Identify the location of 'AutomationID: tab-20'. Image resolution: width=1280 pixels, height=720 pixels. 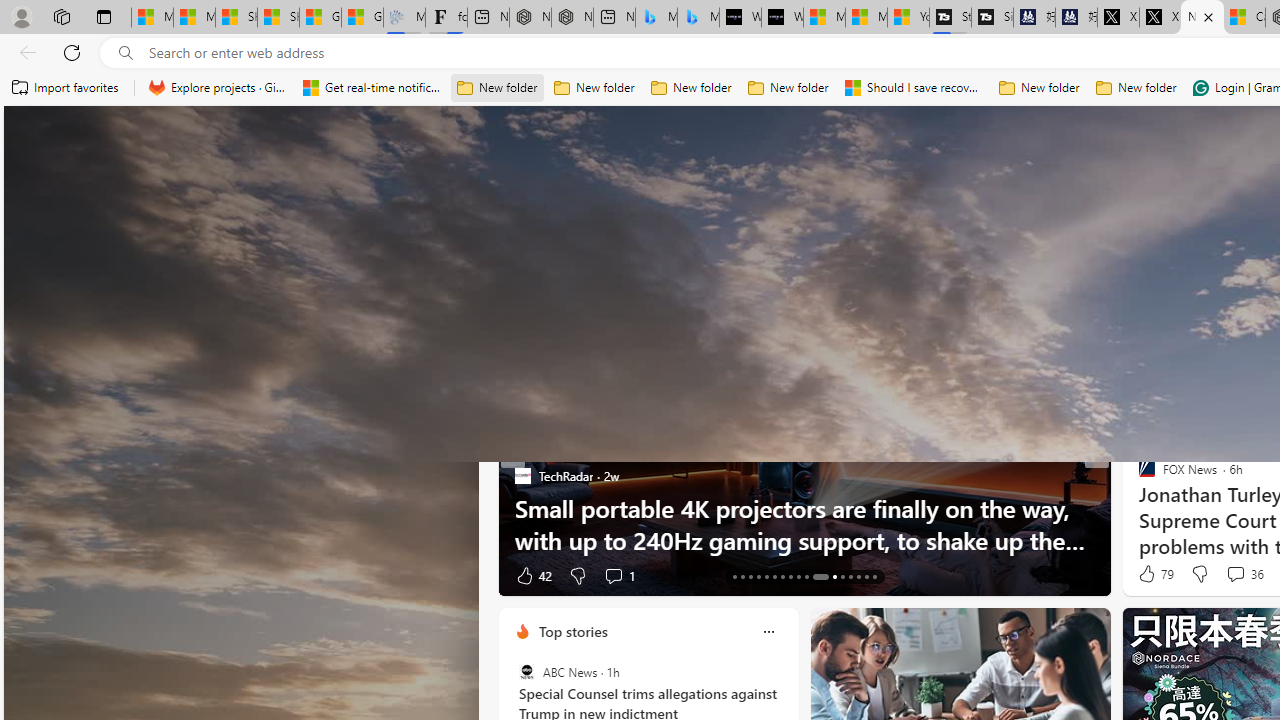
(789, 577).